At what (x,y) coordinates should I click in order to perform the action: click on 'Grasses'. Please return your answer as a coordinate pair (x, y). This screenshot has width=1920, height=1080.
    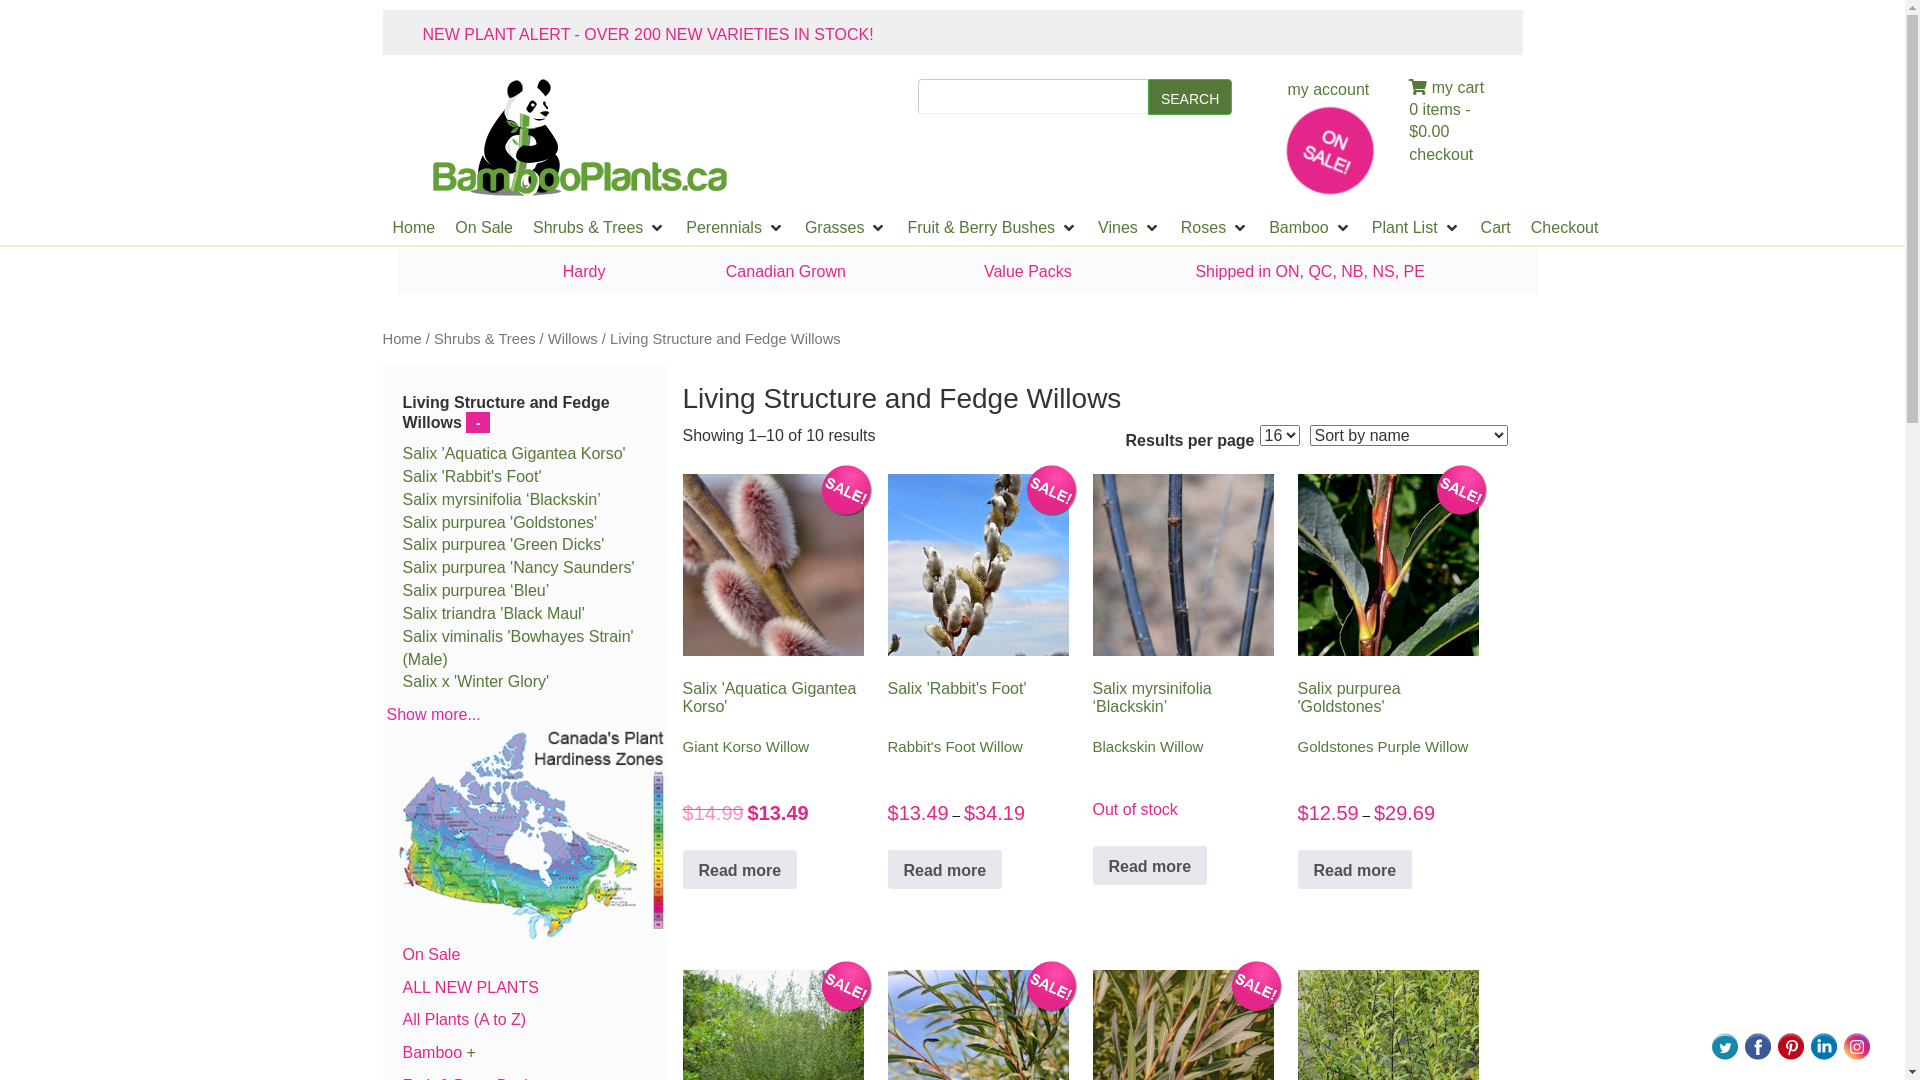
    Looking at the image, I should click on (835, 227).